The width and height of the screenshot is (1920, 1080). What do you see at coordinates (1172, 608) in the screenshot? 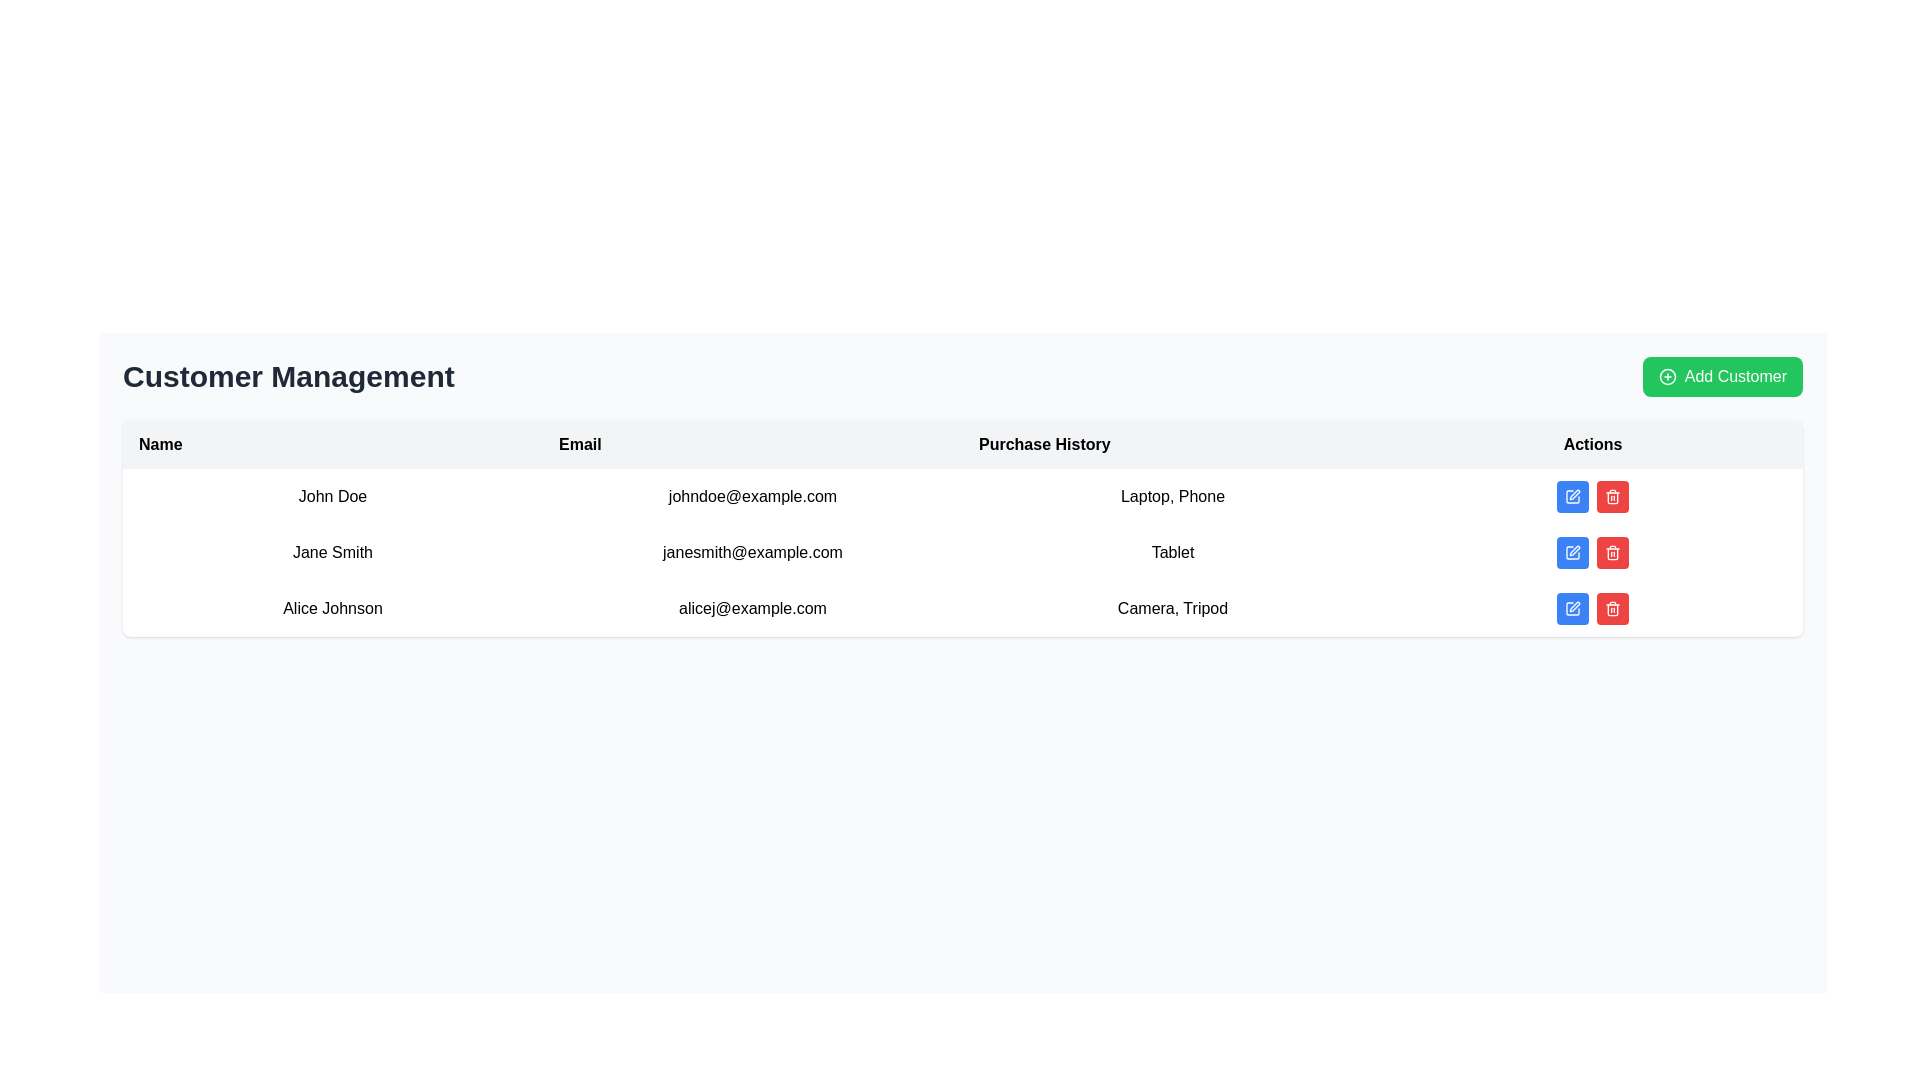
I see `the text display element that shows 'Camera, Tripod' under the 'Purchase History' column for 'Alice Johnson'` at bounding box center [1172, 608].